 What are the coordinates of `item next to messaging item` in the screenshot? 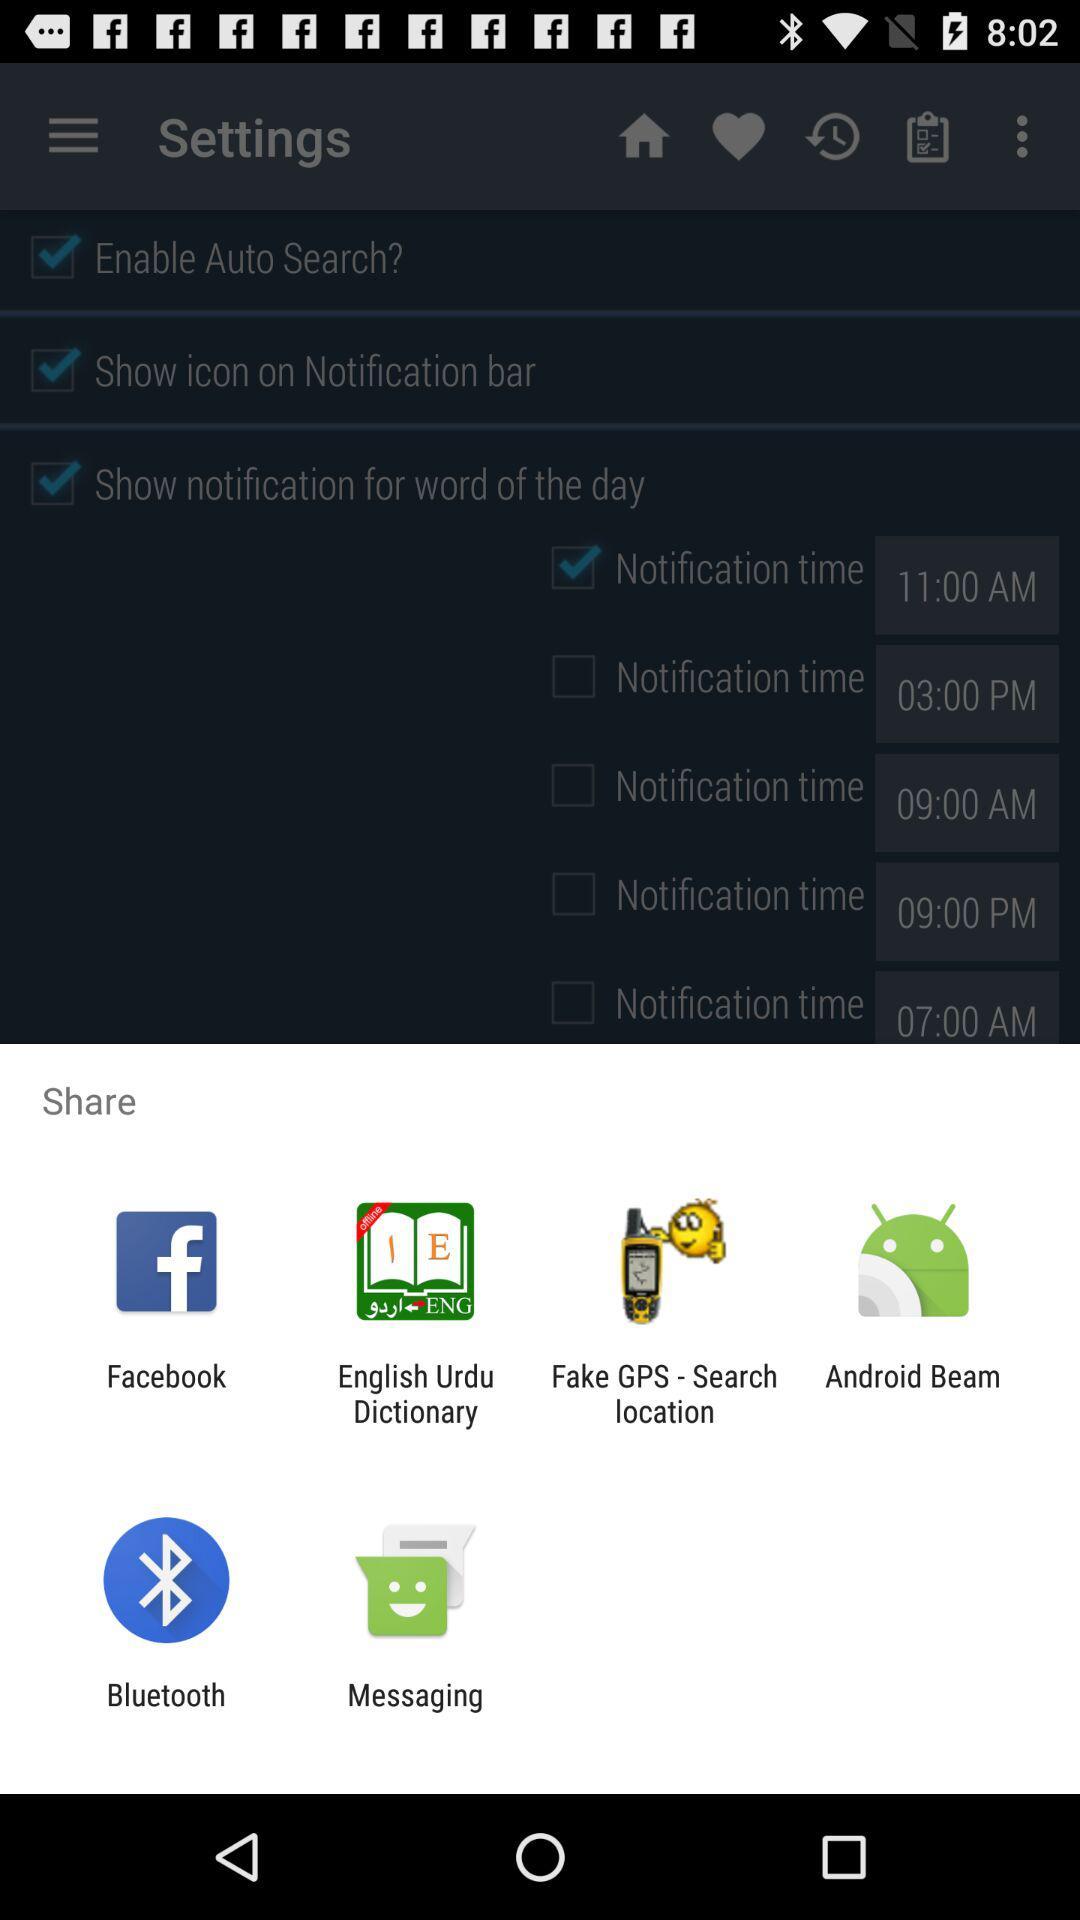 It's located at (165, 1711).